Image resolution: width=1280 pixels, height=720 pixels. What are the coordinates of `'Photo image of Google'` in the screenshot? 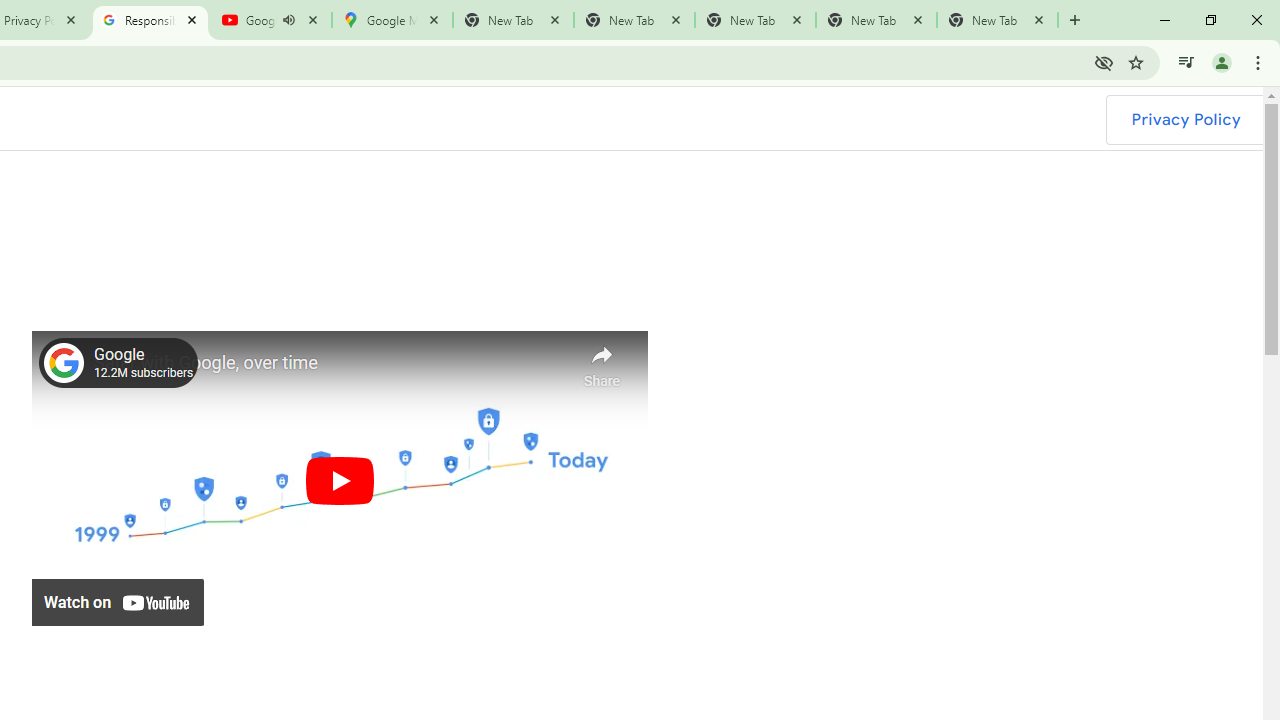 It's located at (64, 362).